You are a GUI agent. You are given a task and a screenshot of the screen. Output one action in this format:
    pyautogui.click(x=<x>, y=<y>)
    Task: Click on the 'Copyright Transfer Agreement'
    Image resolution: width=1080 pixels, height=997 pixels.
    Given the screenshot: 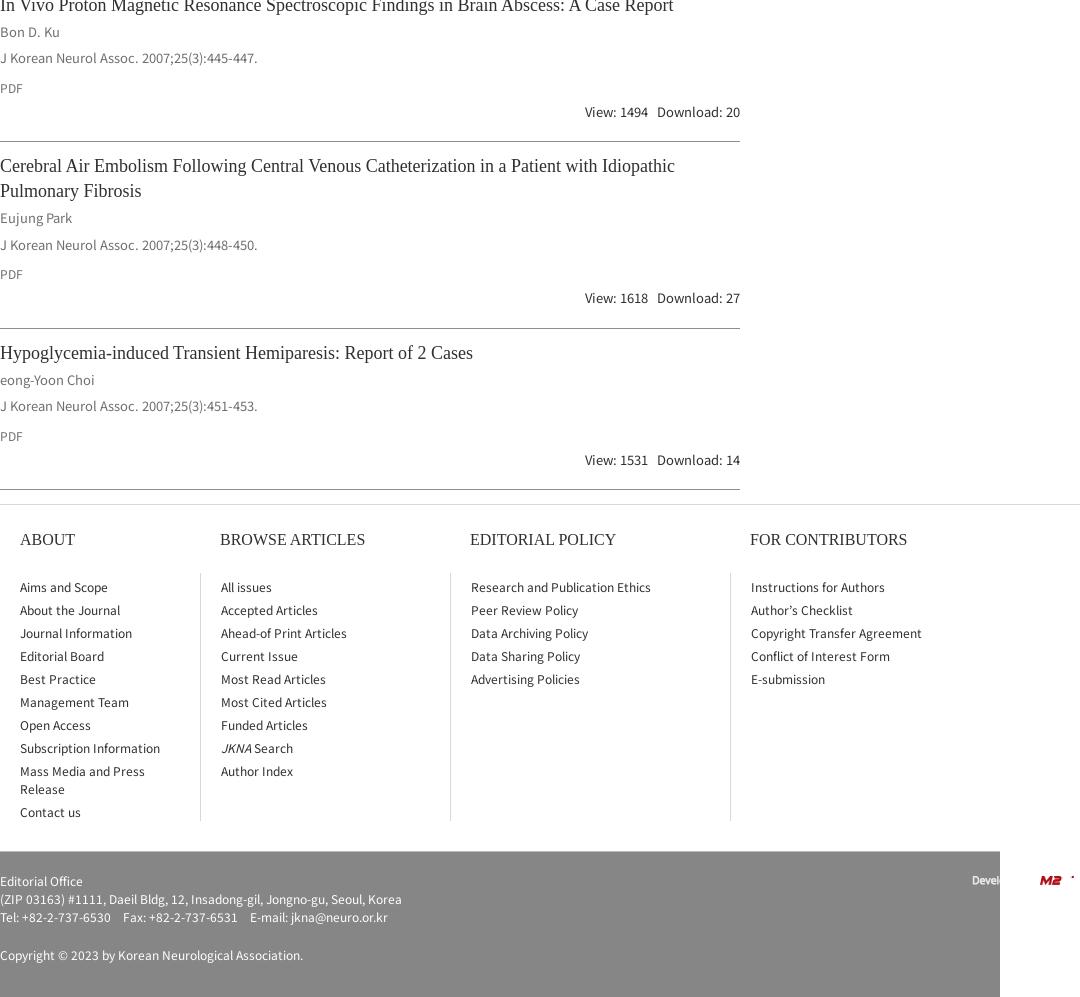 What is the action you would take?
    pyautogui.click(x=836, y=631)
    